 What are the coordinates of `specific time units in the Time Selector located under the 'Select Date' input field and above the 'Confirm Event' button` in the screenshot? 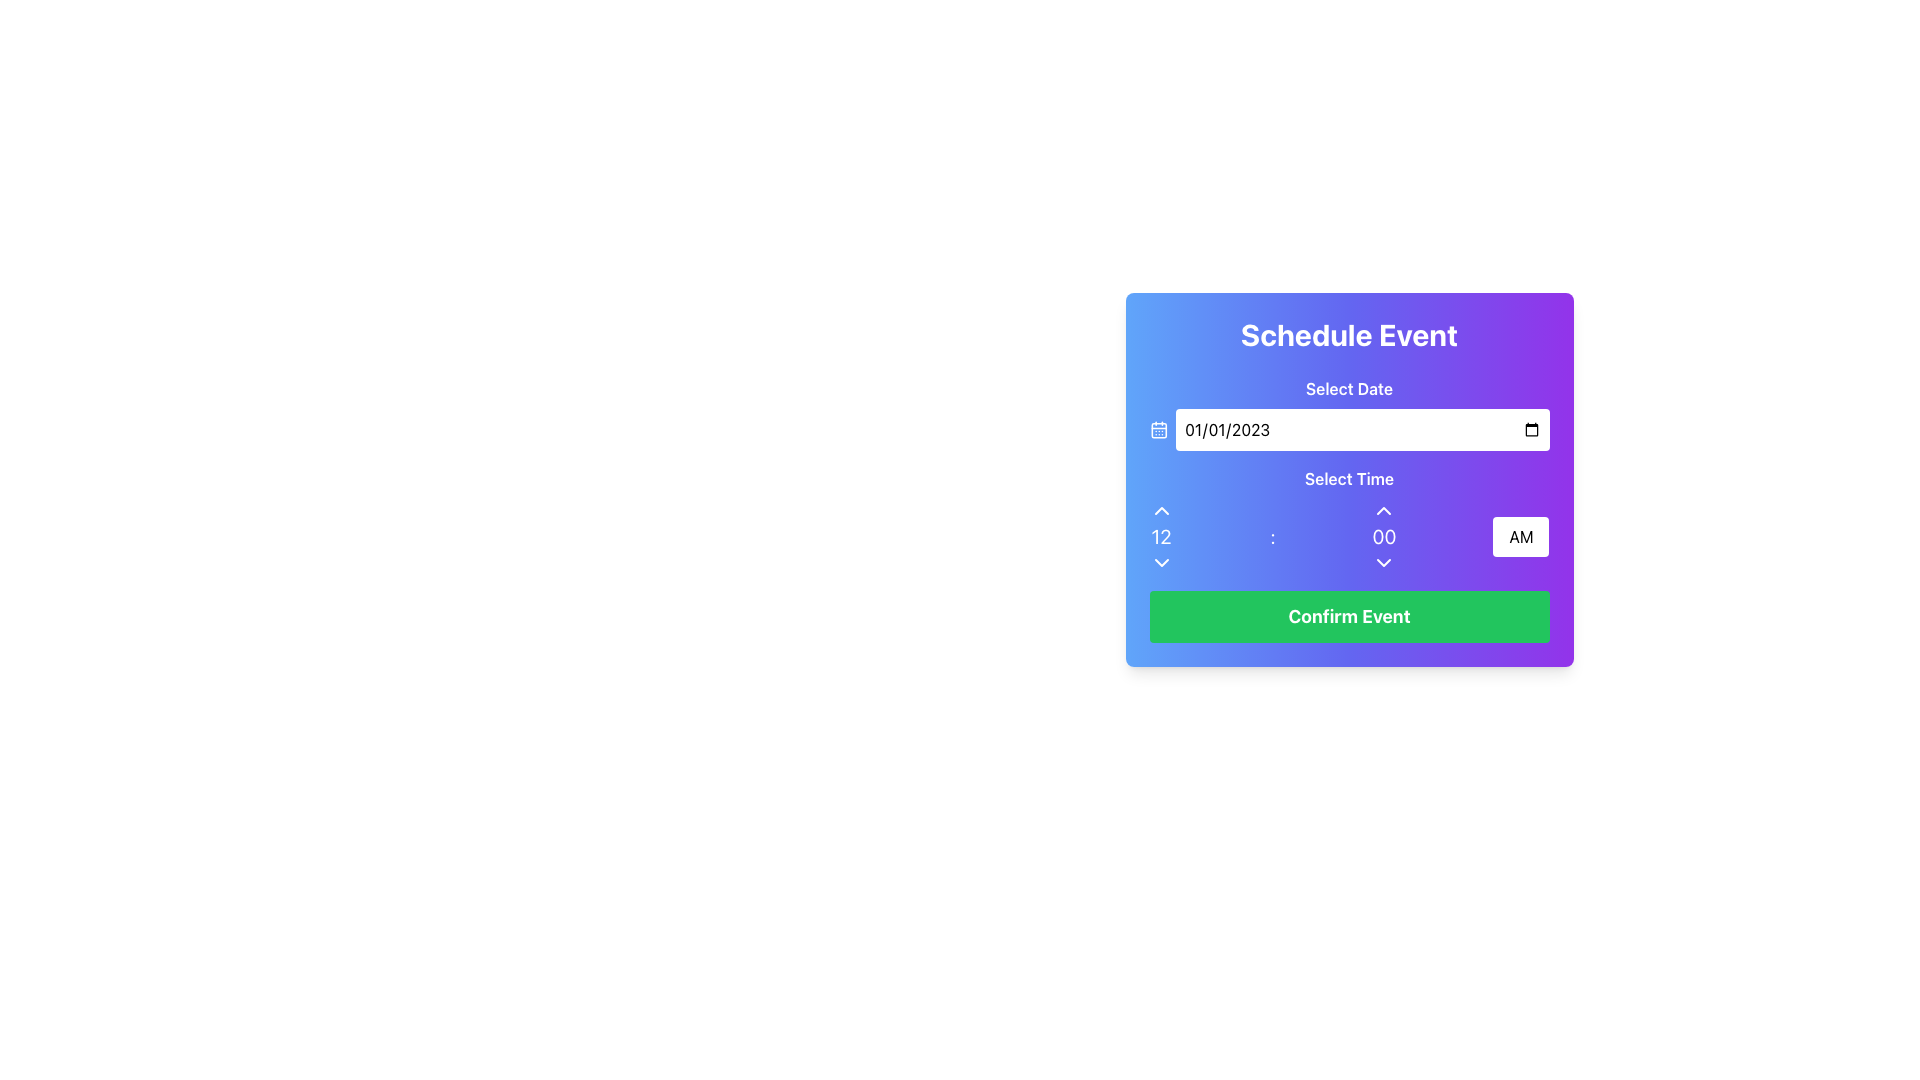 It's located at (1349, 519).